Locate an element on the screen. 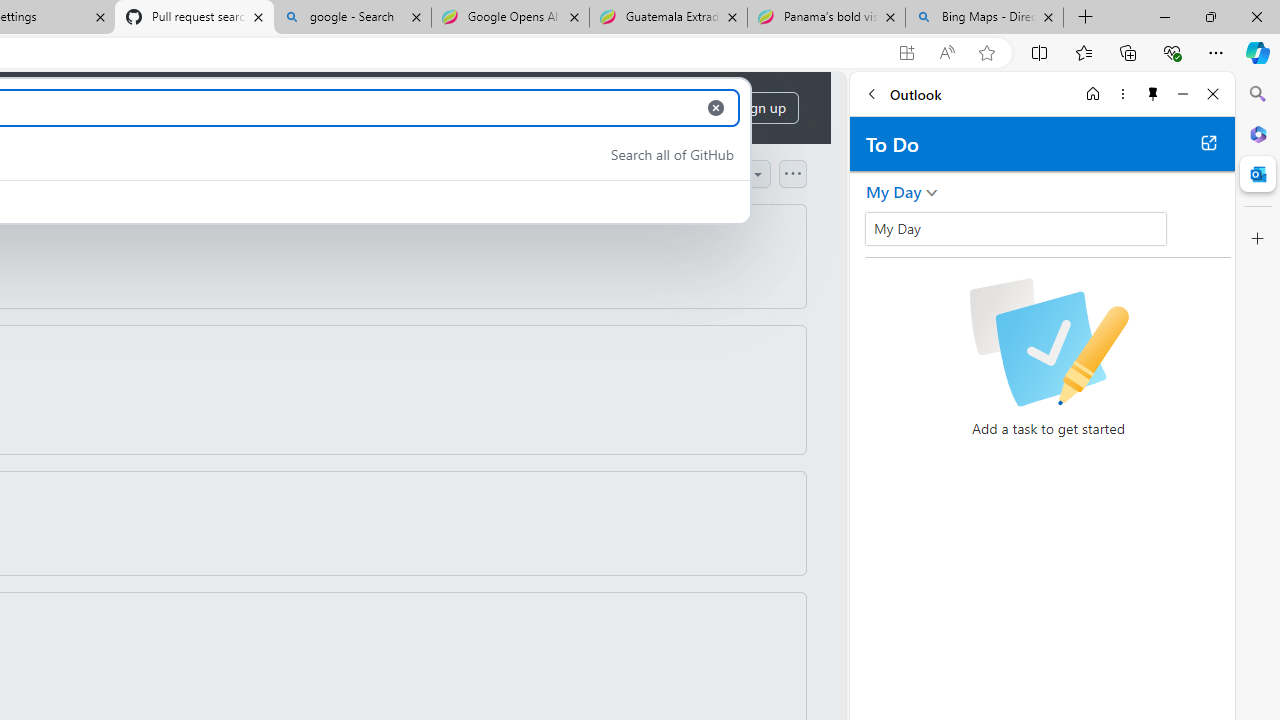 The width and height of the screenshot is (1280, 720). 'Unpin side pane' is located at coordinates (1153, 93).